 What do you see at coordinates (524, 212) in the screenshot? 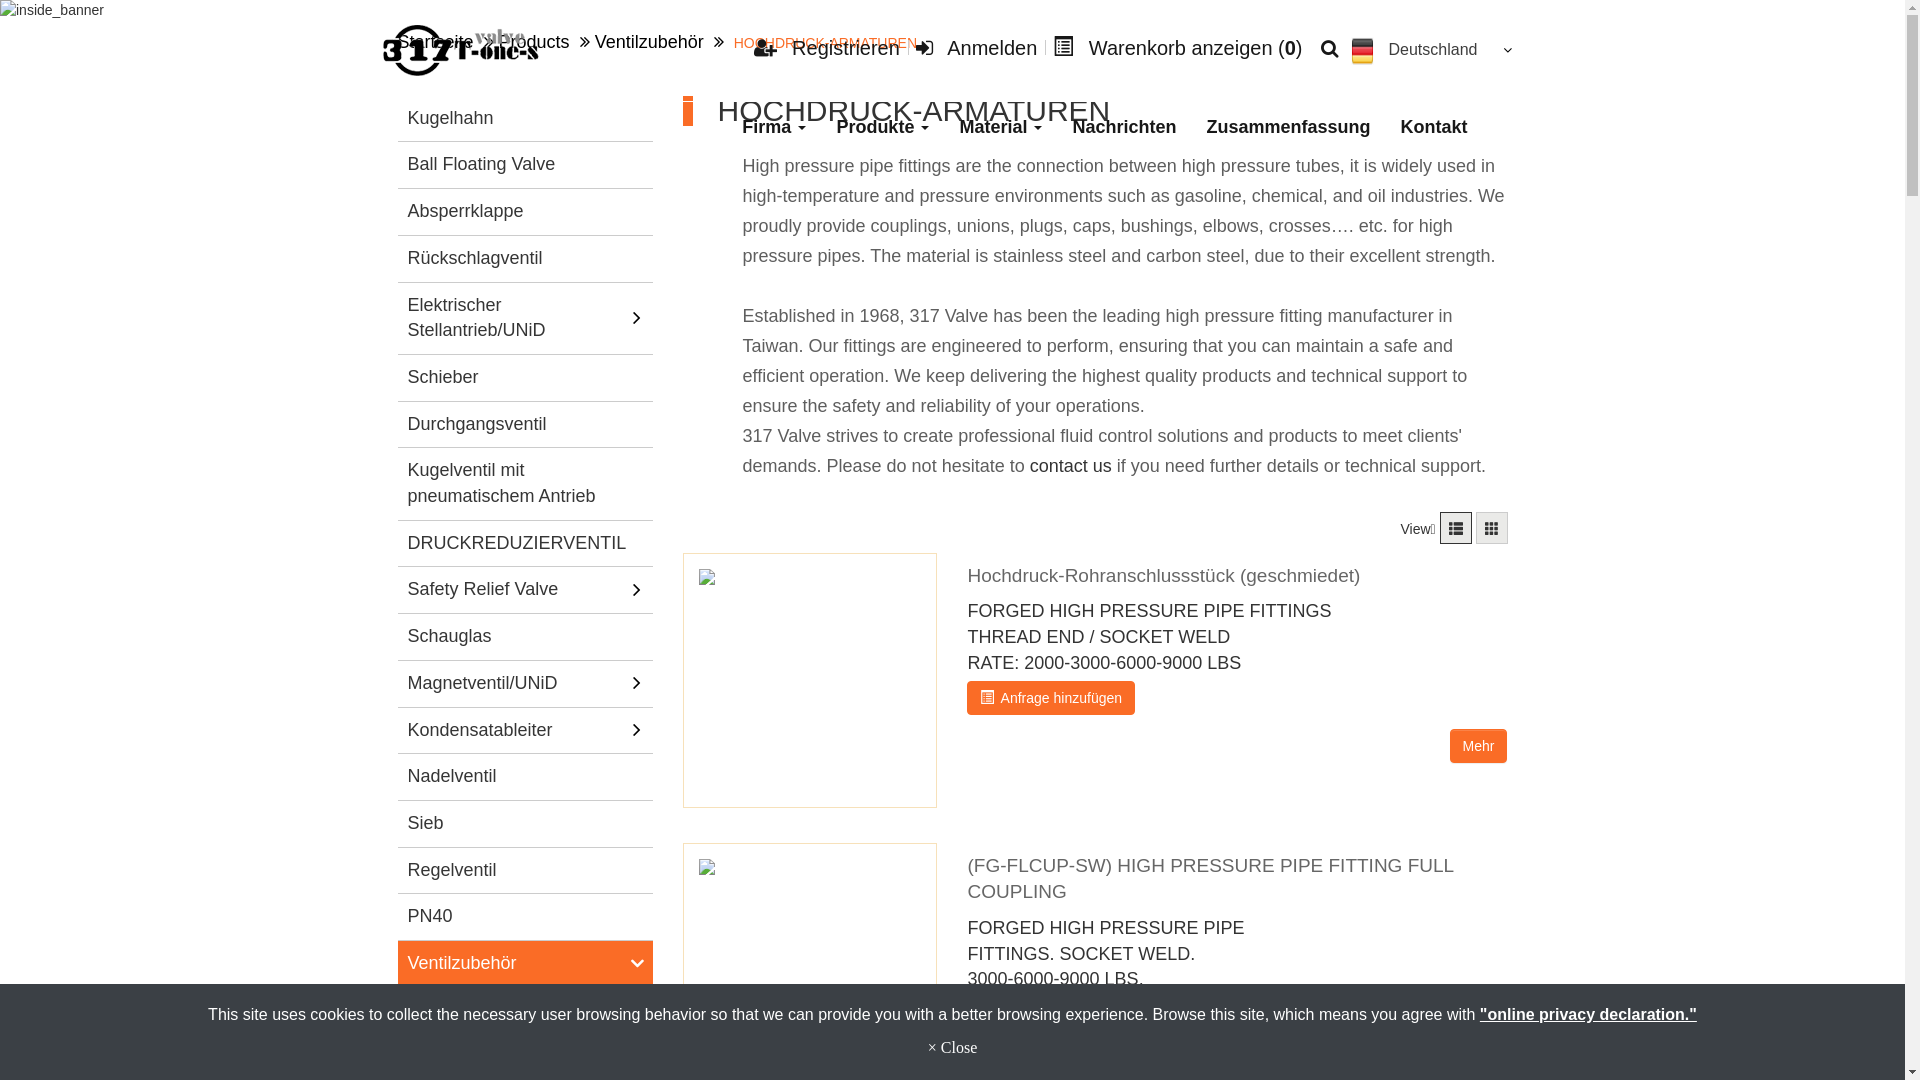
I see `'Absperrklappe'` at bounding box center [524, 212].